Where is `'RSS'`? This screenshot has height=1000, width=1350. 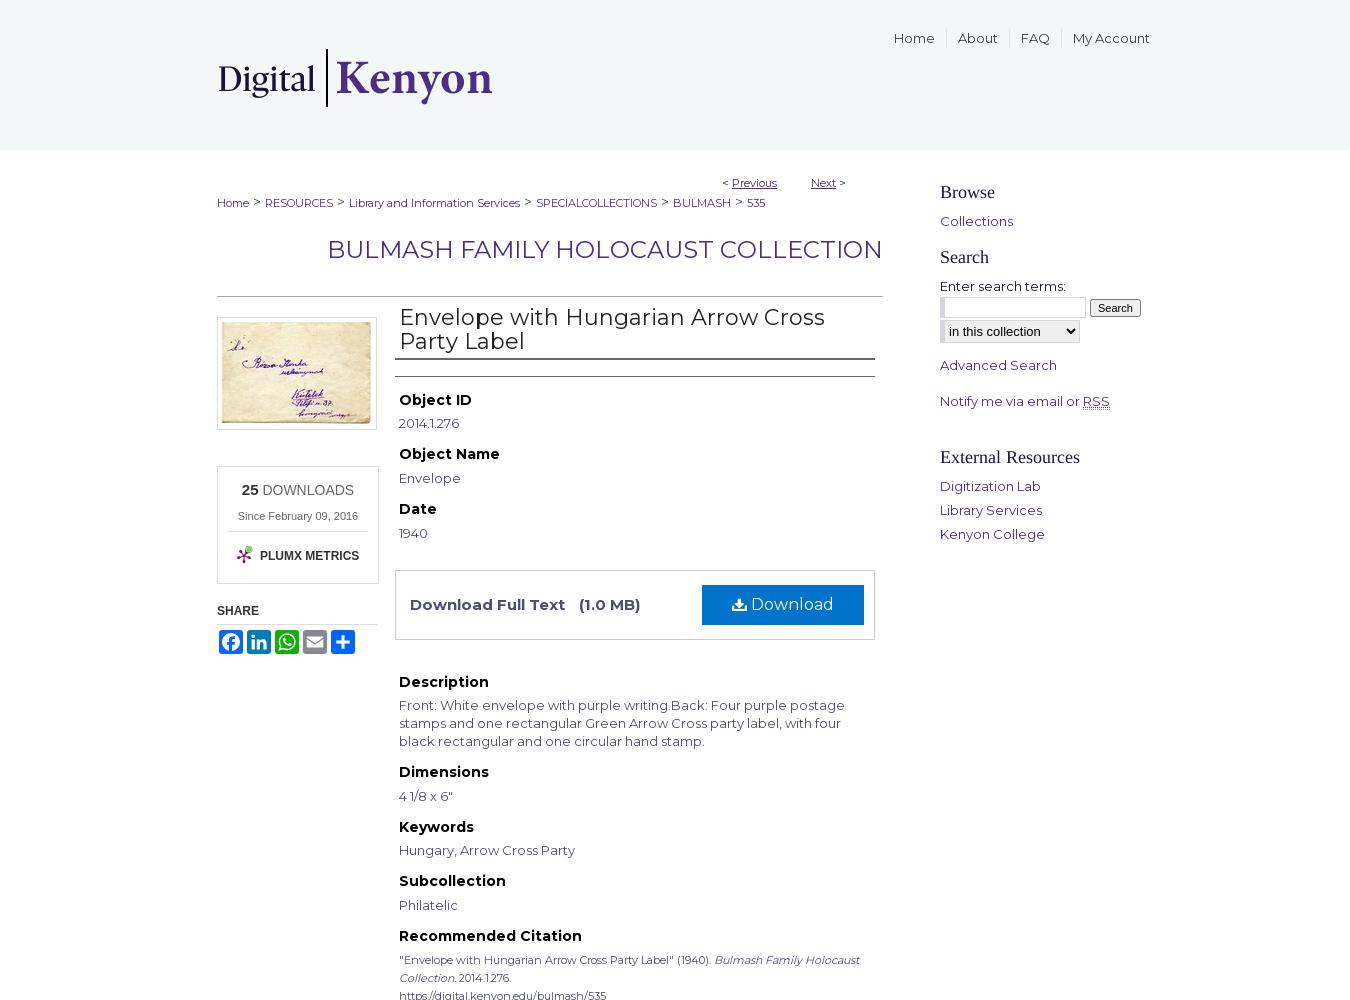 'RSS' is located at coordinates (1082, 401).